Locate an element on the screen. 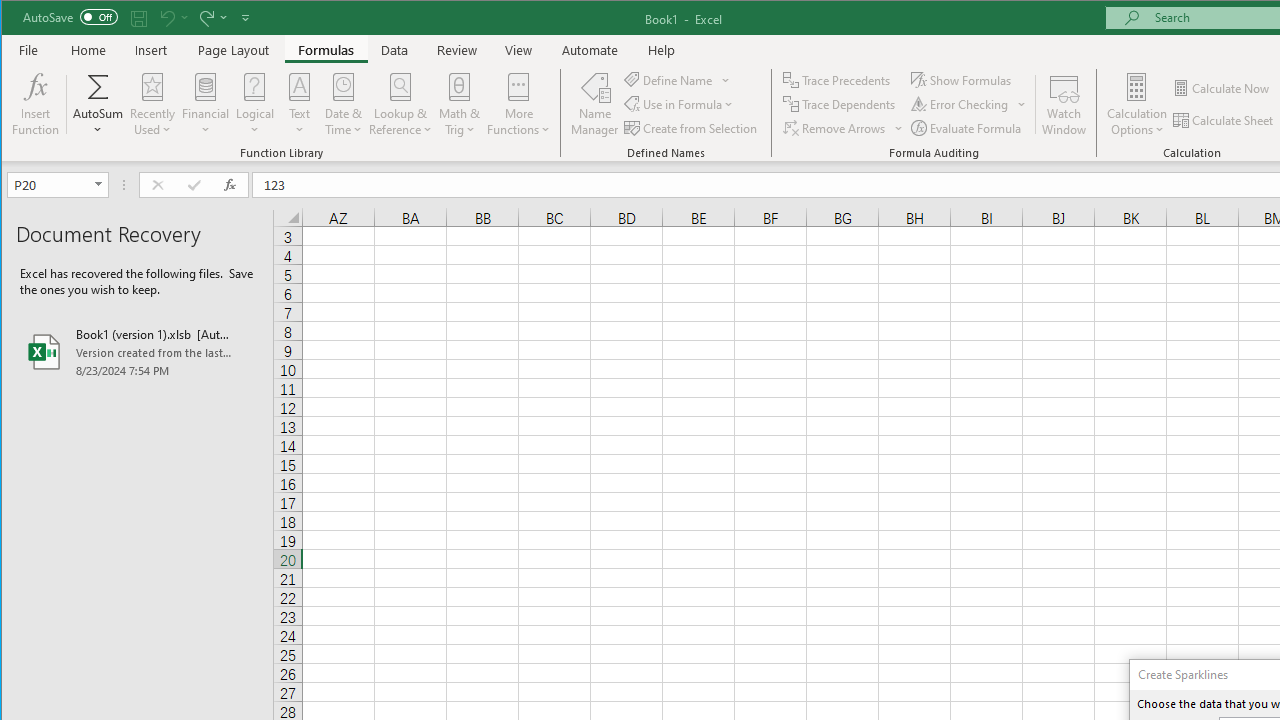 Image resolution: width=1280 pixels, height=720 pixels. 'Math & Trig' is located at coordinates (458, 104).